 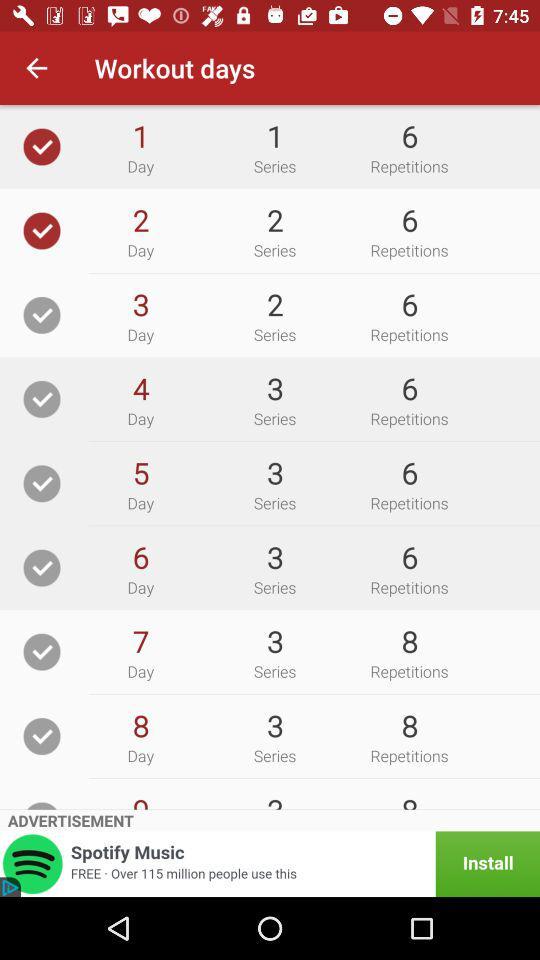 What do you see at coordinates (42, 735) in the screenshot?
I see `a day` at bounding box center [42, 735].